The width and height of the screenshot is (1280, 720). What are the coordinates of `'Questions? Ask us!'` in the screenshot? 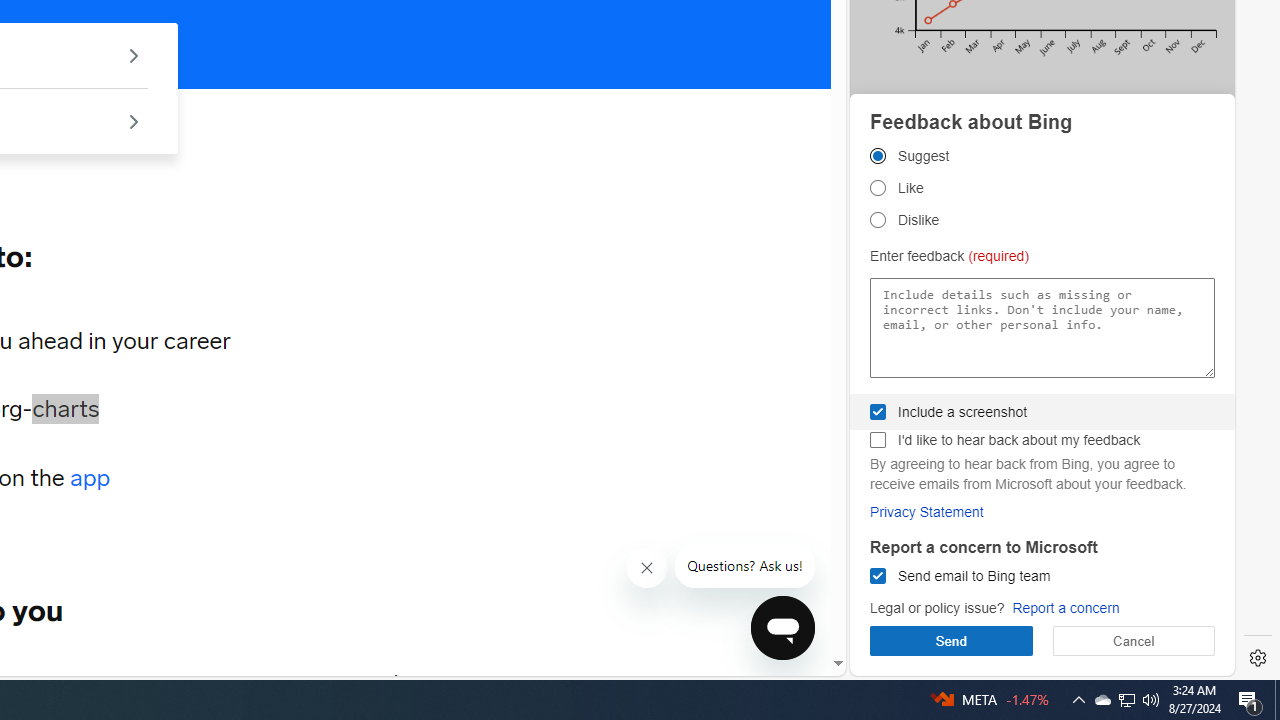 It's located at (744, 566).